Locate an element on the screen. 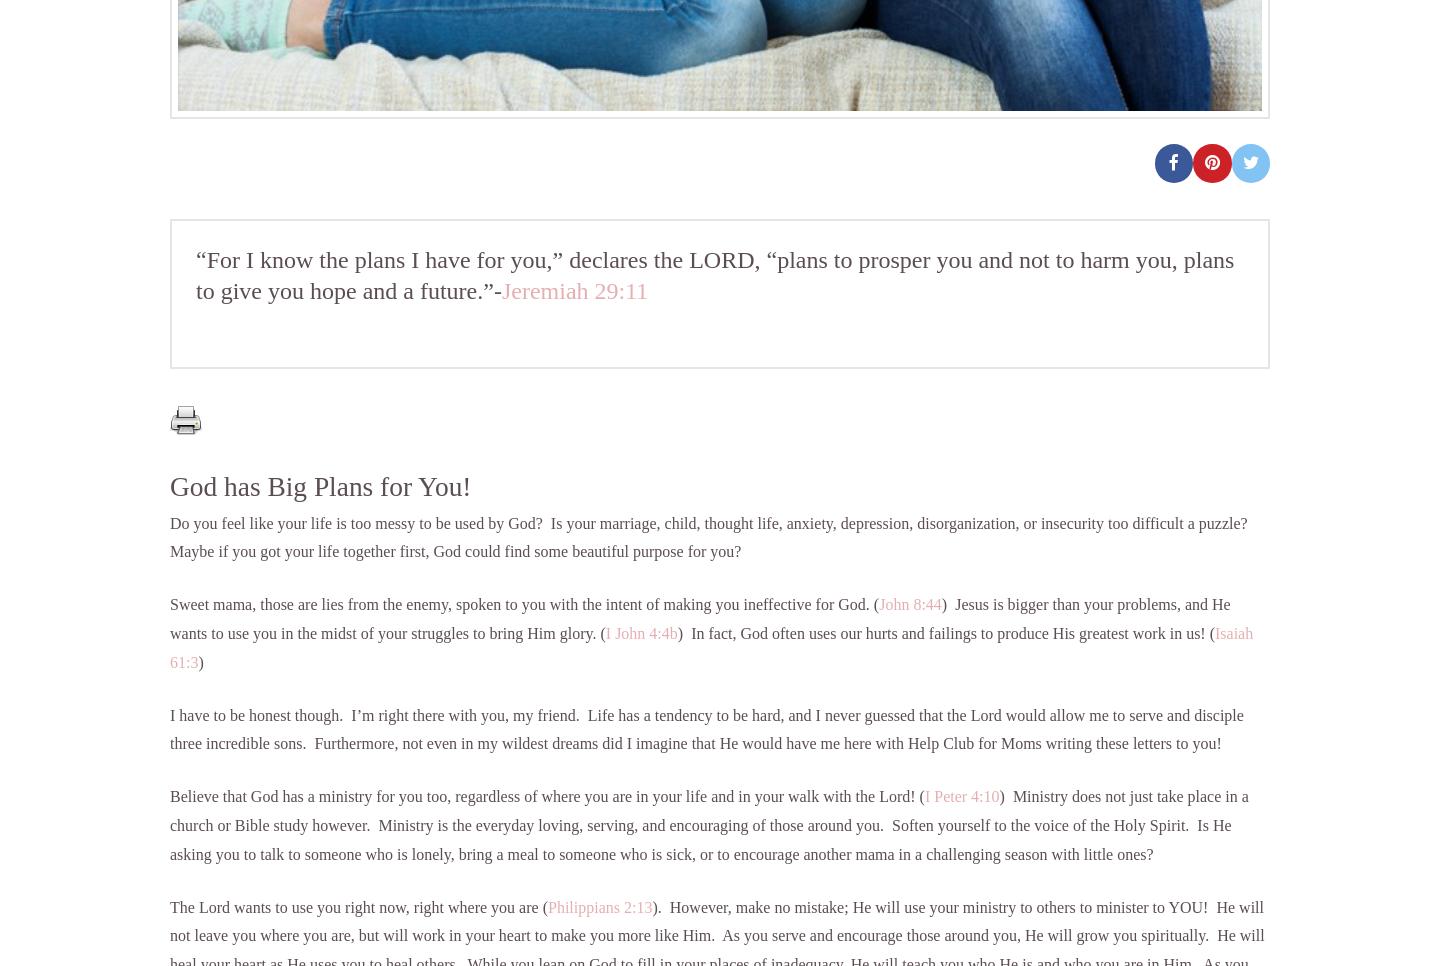 The image size is (1440, 966). '“For I know the plans I have for you,” declares the LORD, “plans to prosper you and not to harm you, plans to give you hope and a future.”-' is located at coordinates (714, 274).